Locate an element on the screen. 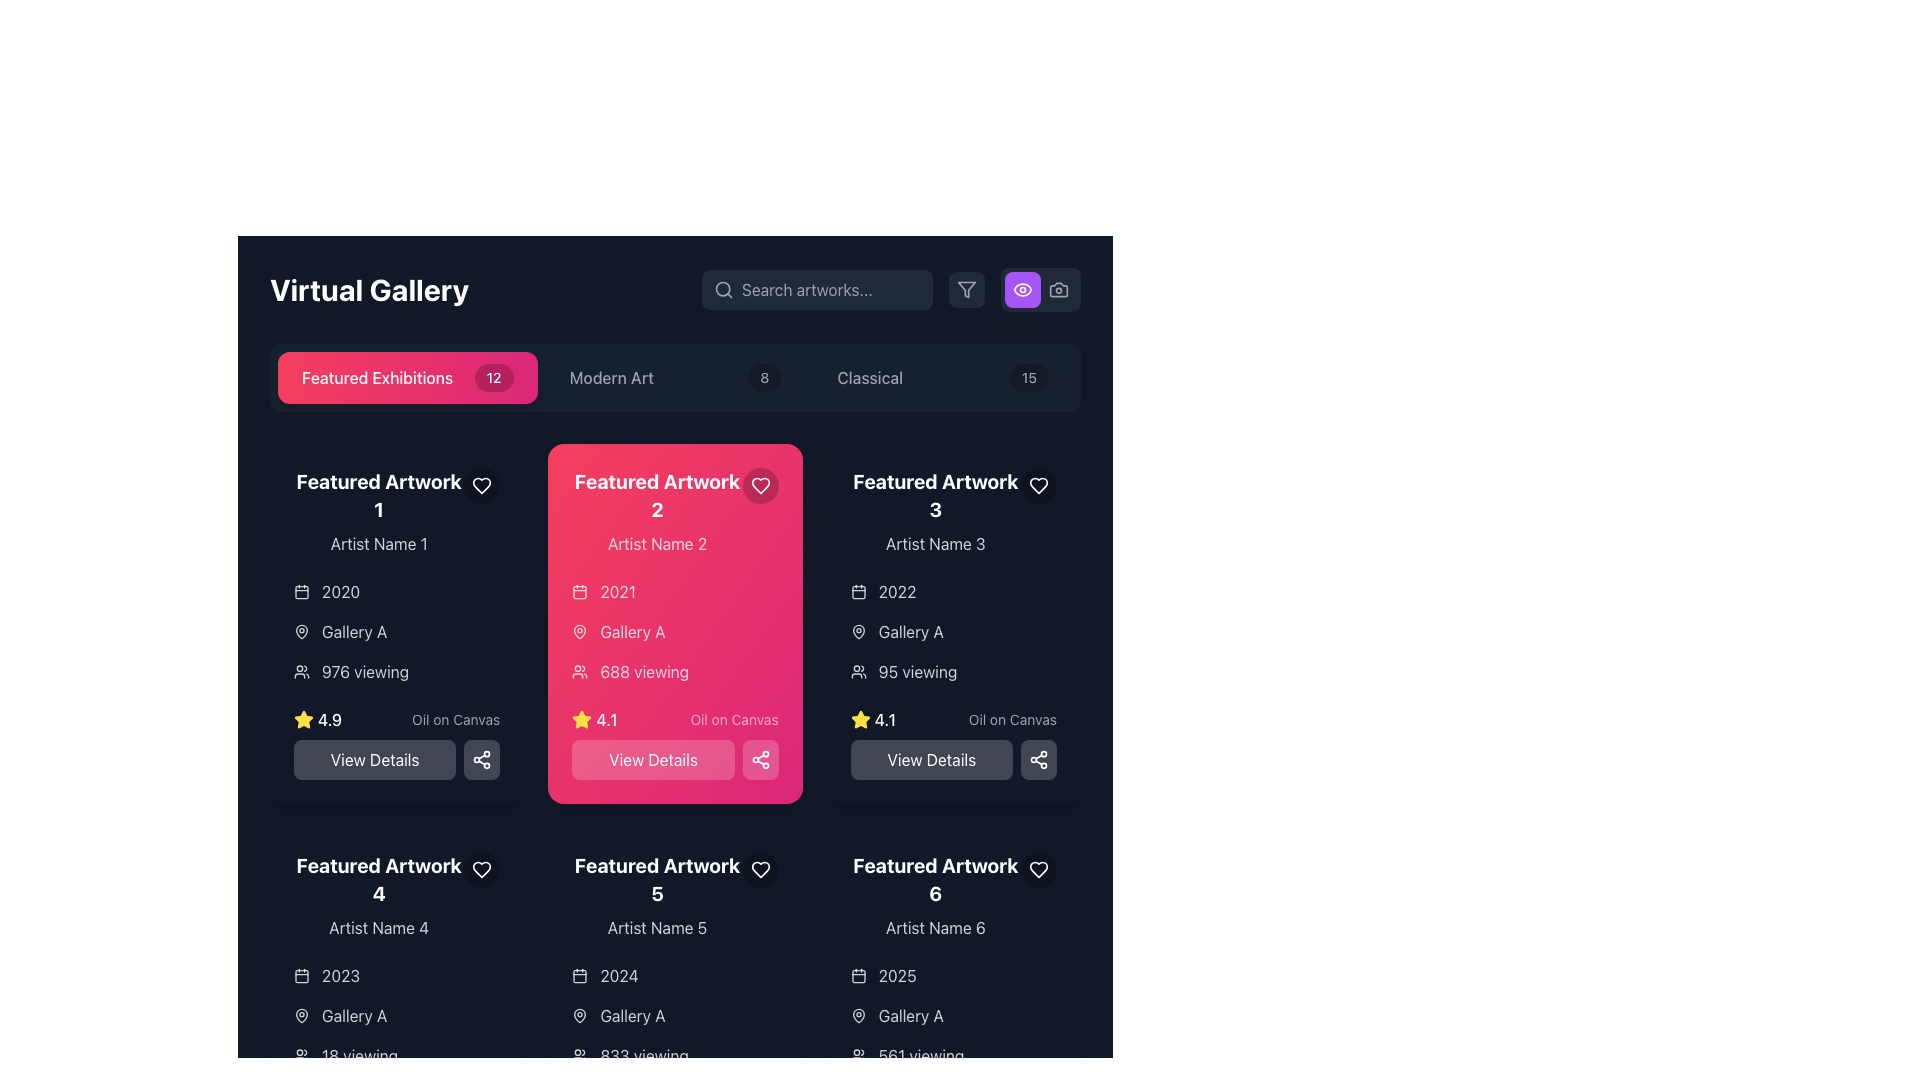  the text label displaying the year associated with 'Featured Artwork 4' for interaction, if enabled is located at coordinates (341, 974).